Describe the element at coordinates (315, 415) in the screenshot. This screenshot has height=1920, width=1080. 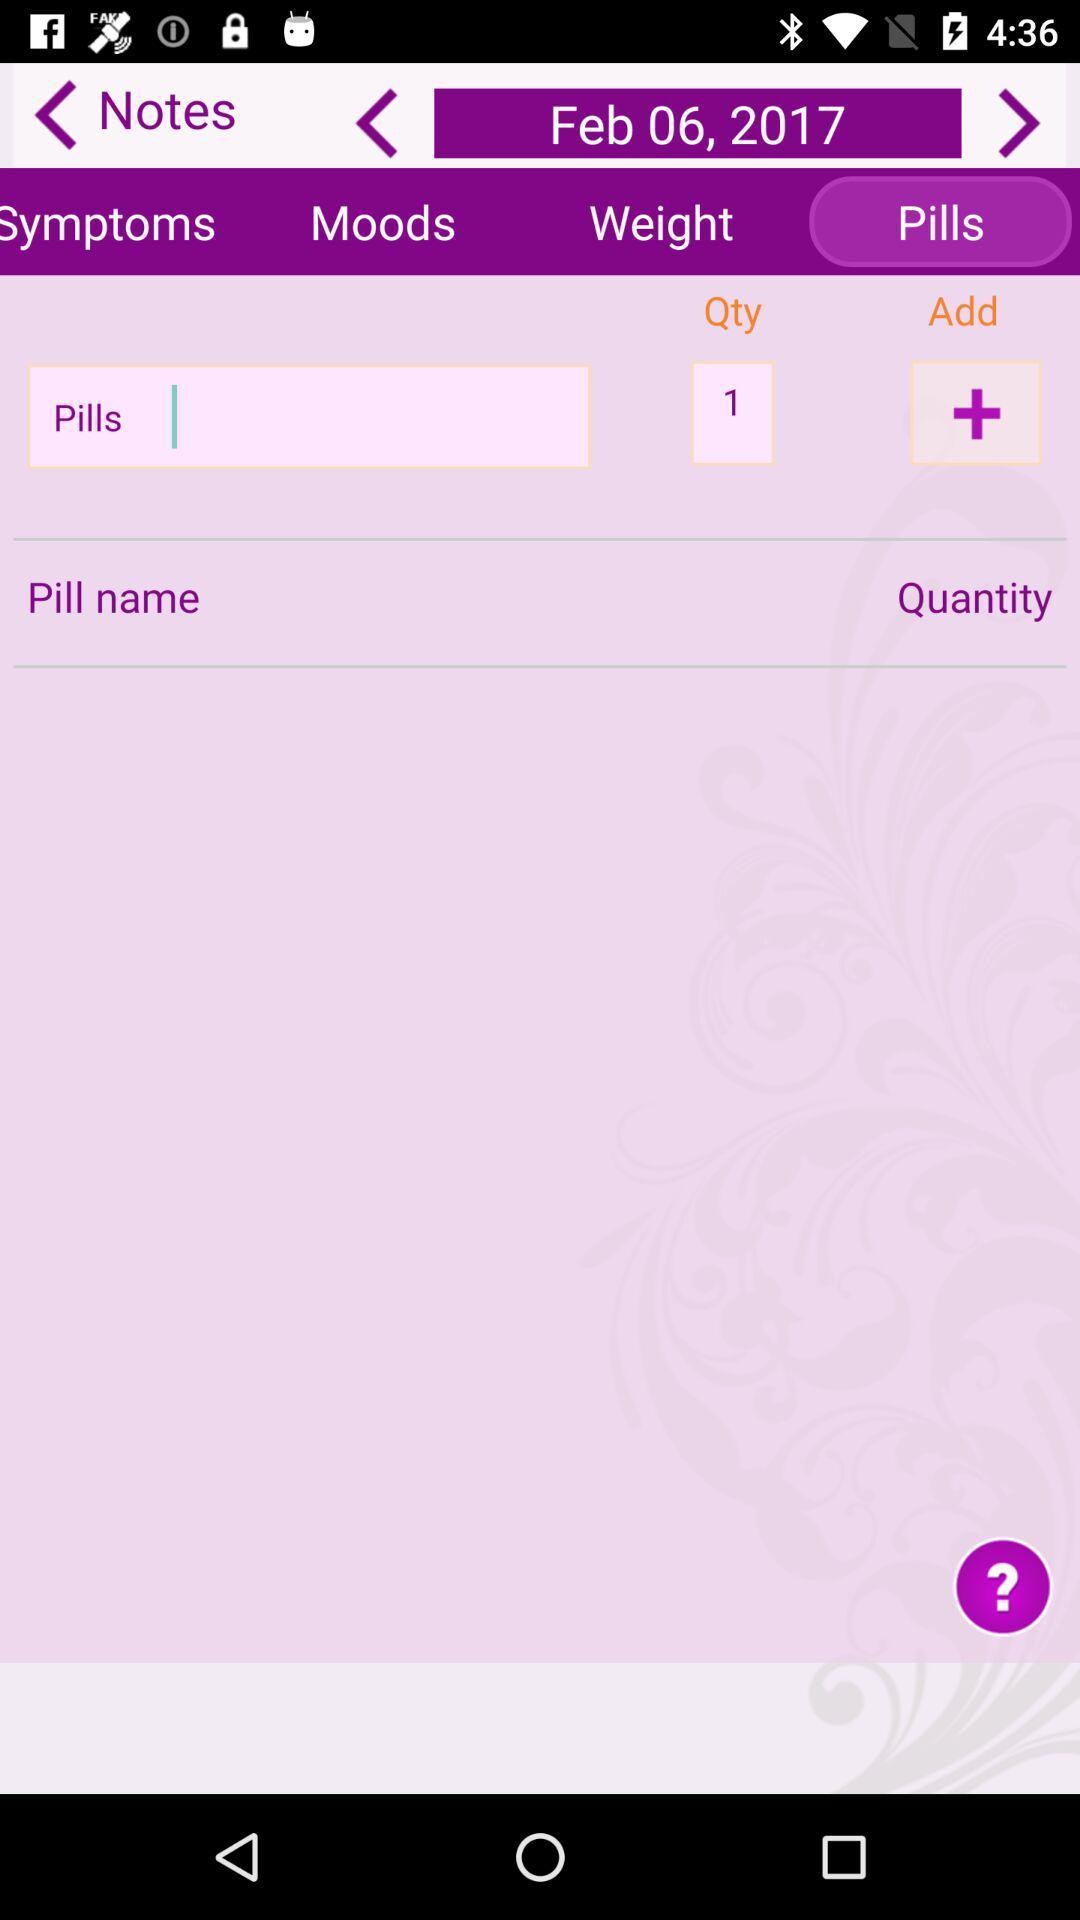
I see `pill name text imput` at that location.